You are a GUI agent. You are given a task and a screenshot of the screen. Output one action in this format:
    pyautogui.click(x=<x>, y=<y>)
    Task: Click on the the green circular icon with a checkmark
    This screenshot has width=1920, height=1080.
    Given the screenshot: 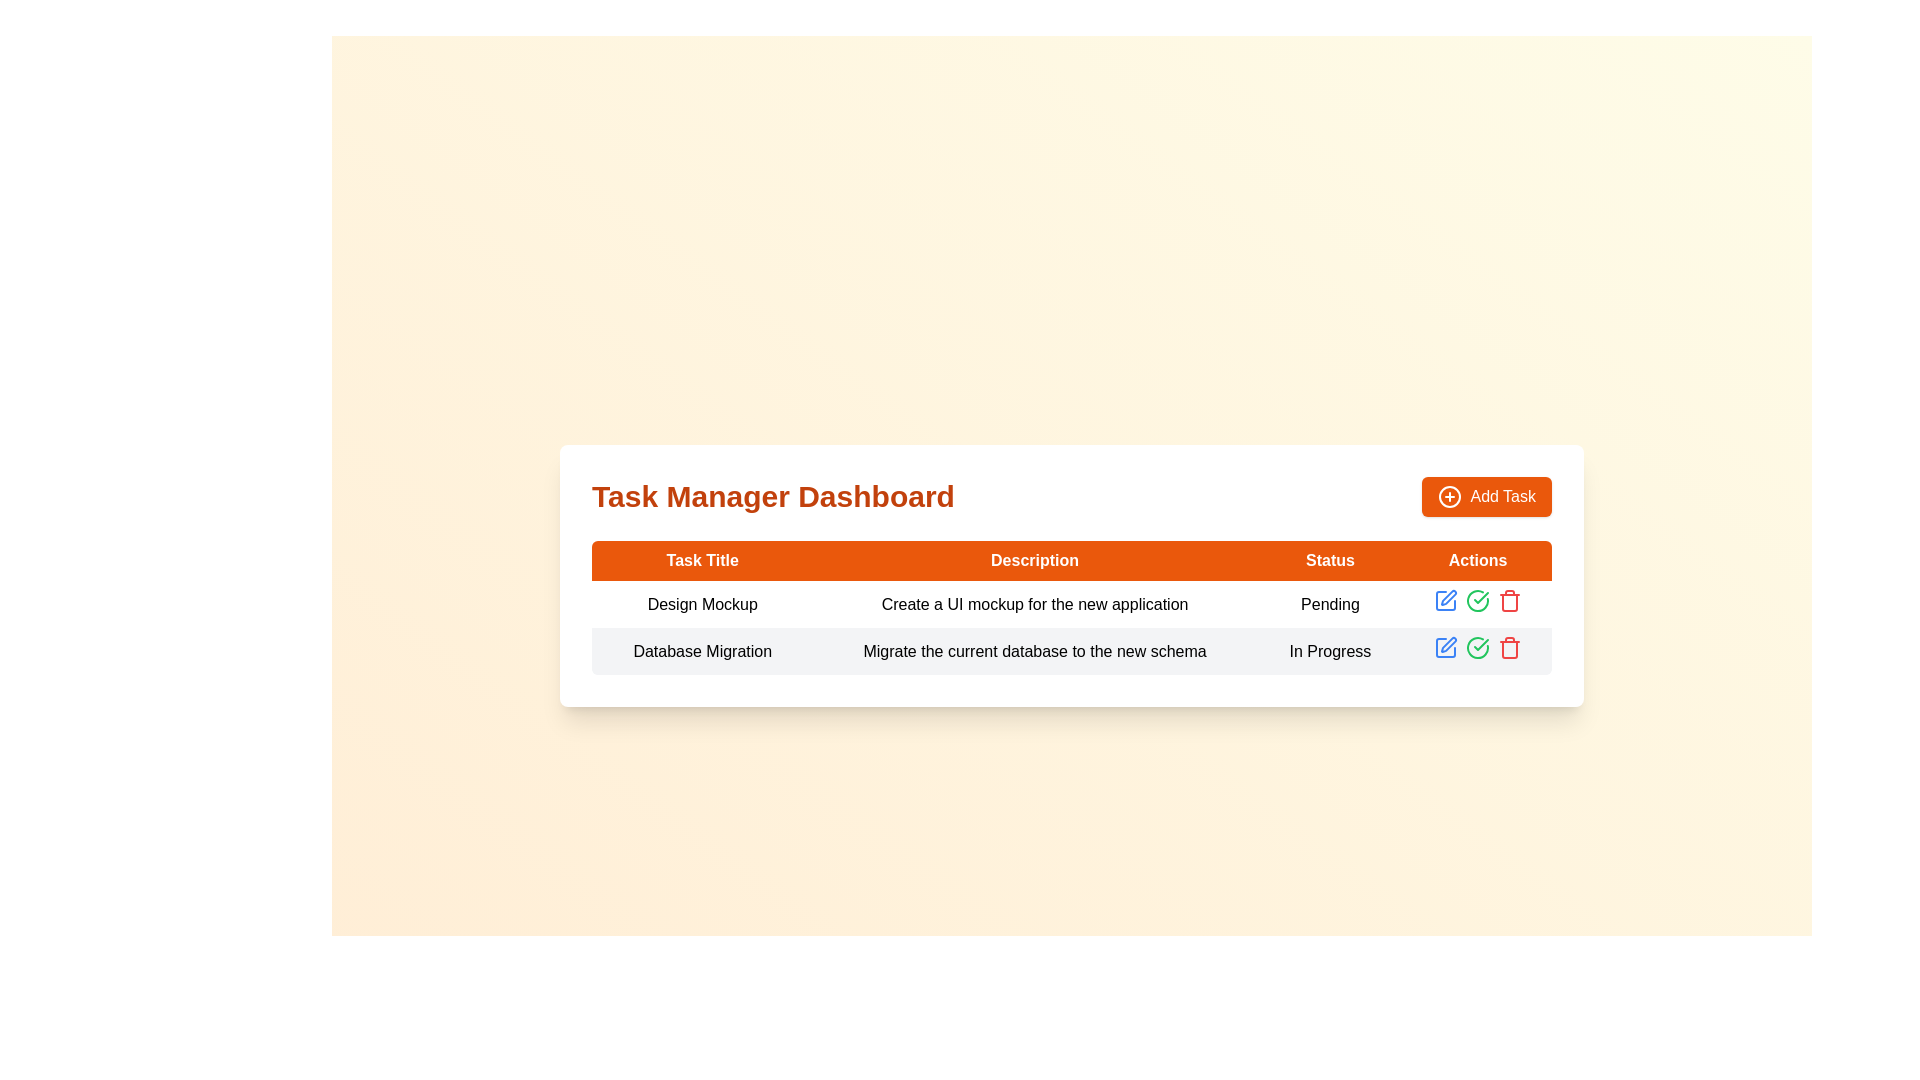 What is the action you would take?
    pyautogui.click(x=1478, y=651)
    